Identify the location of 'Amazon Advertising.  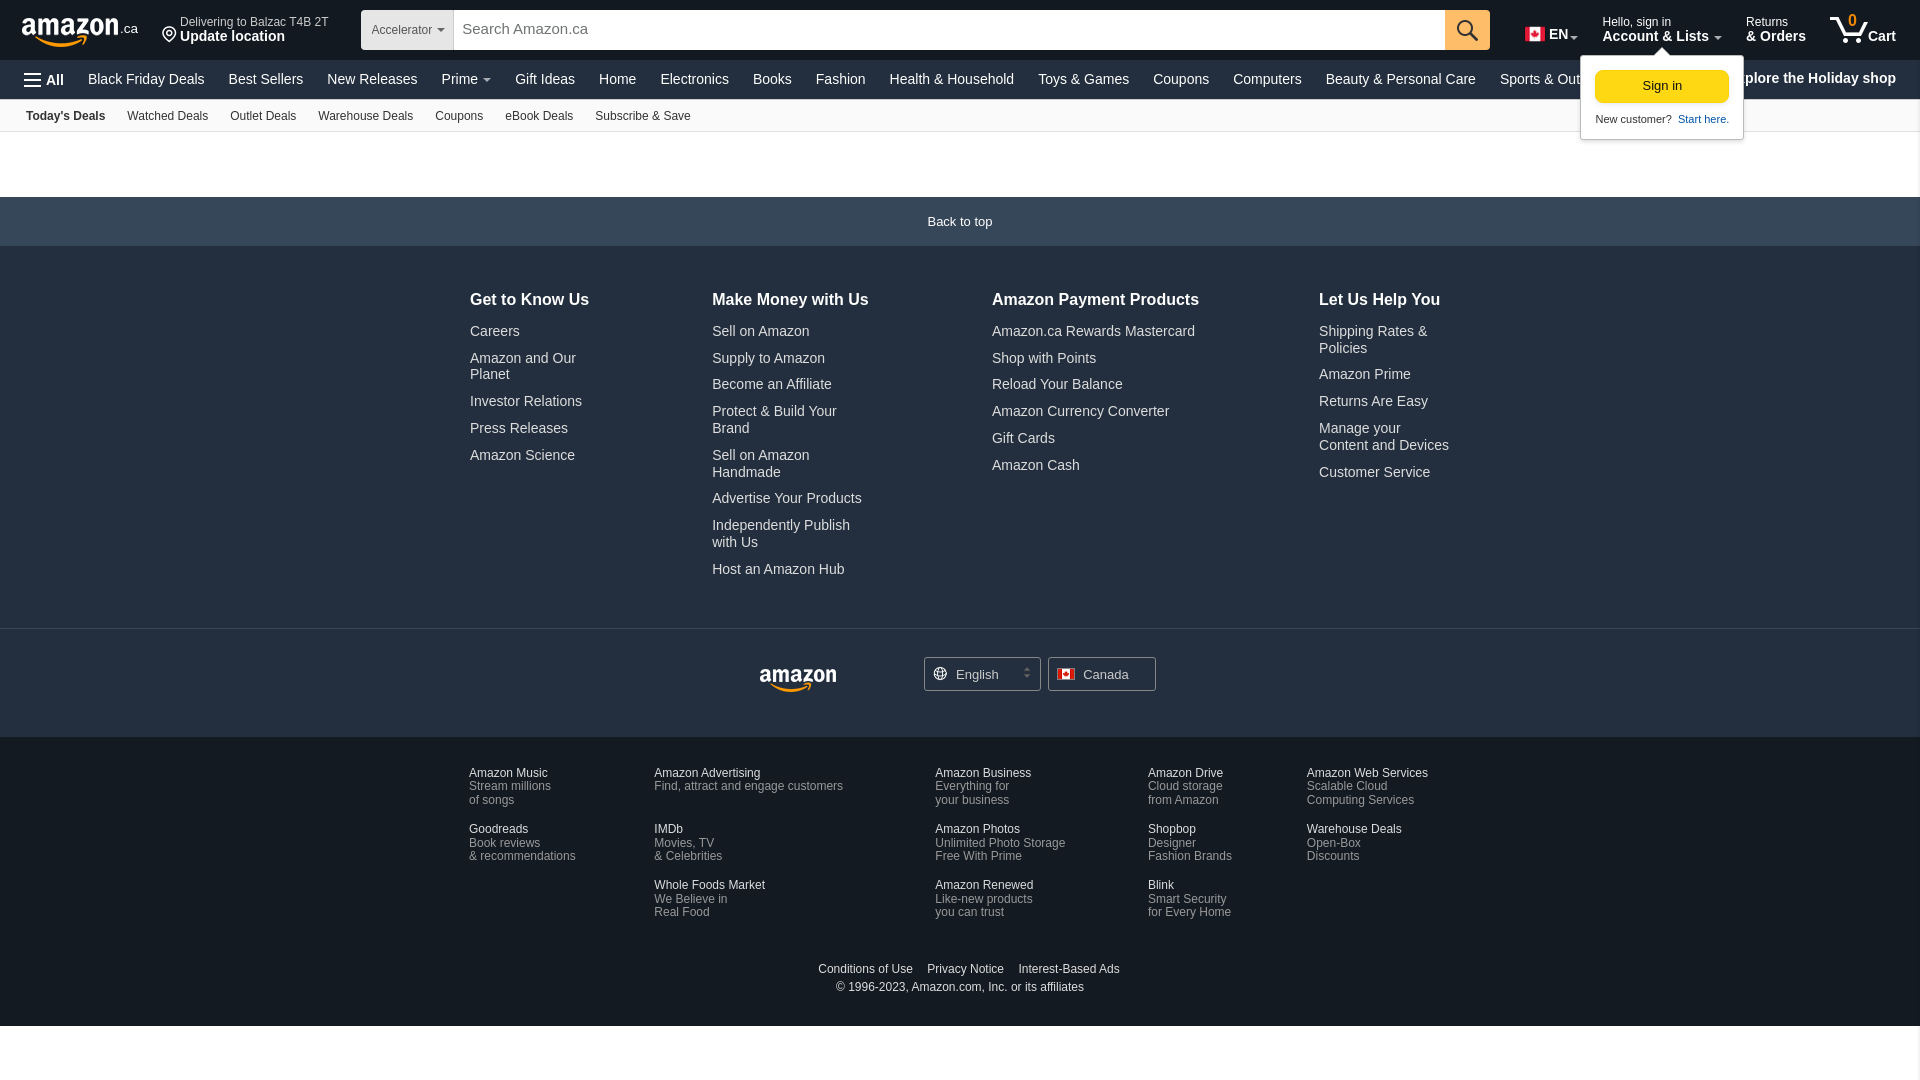
(747, 778).